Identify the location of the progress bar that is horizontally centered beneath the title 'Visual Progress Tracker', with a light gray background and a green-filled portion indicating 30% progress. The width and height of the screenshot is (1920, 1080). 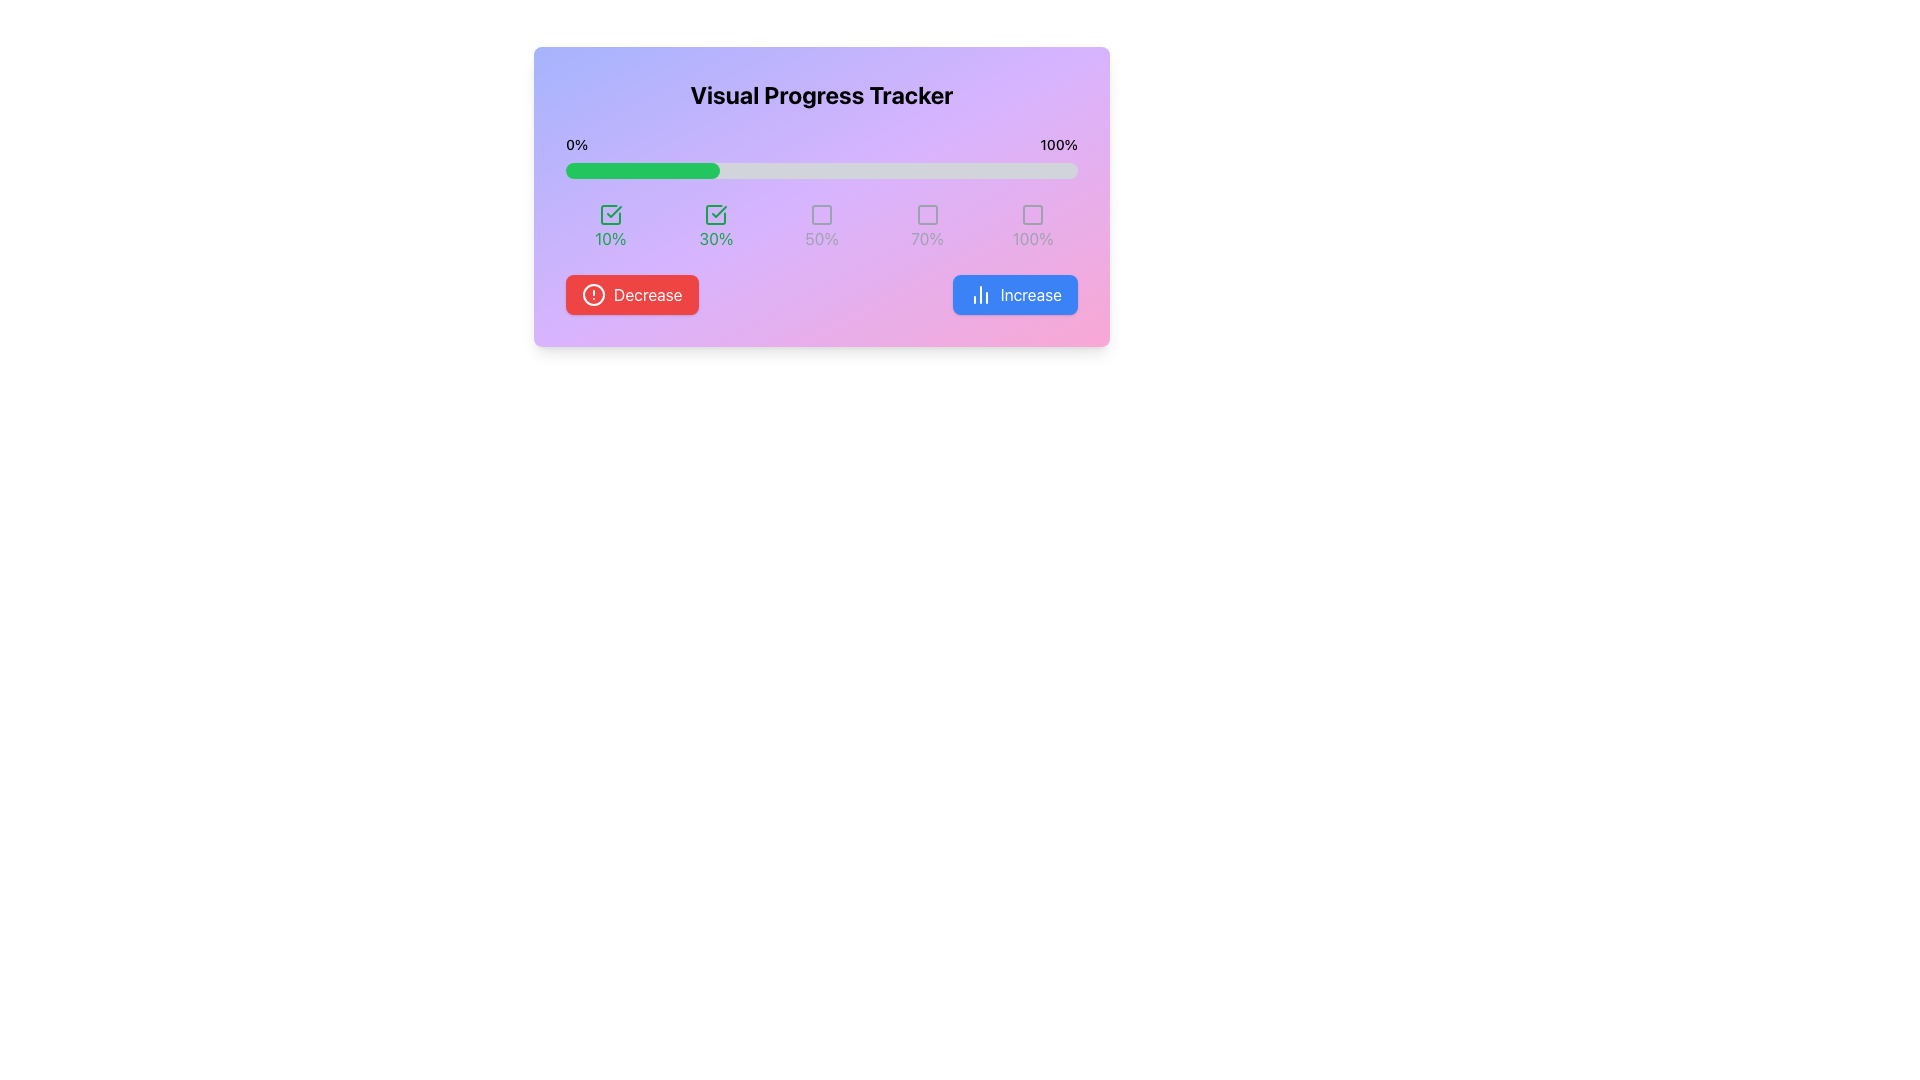
(821, 169).